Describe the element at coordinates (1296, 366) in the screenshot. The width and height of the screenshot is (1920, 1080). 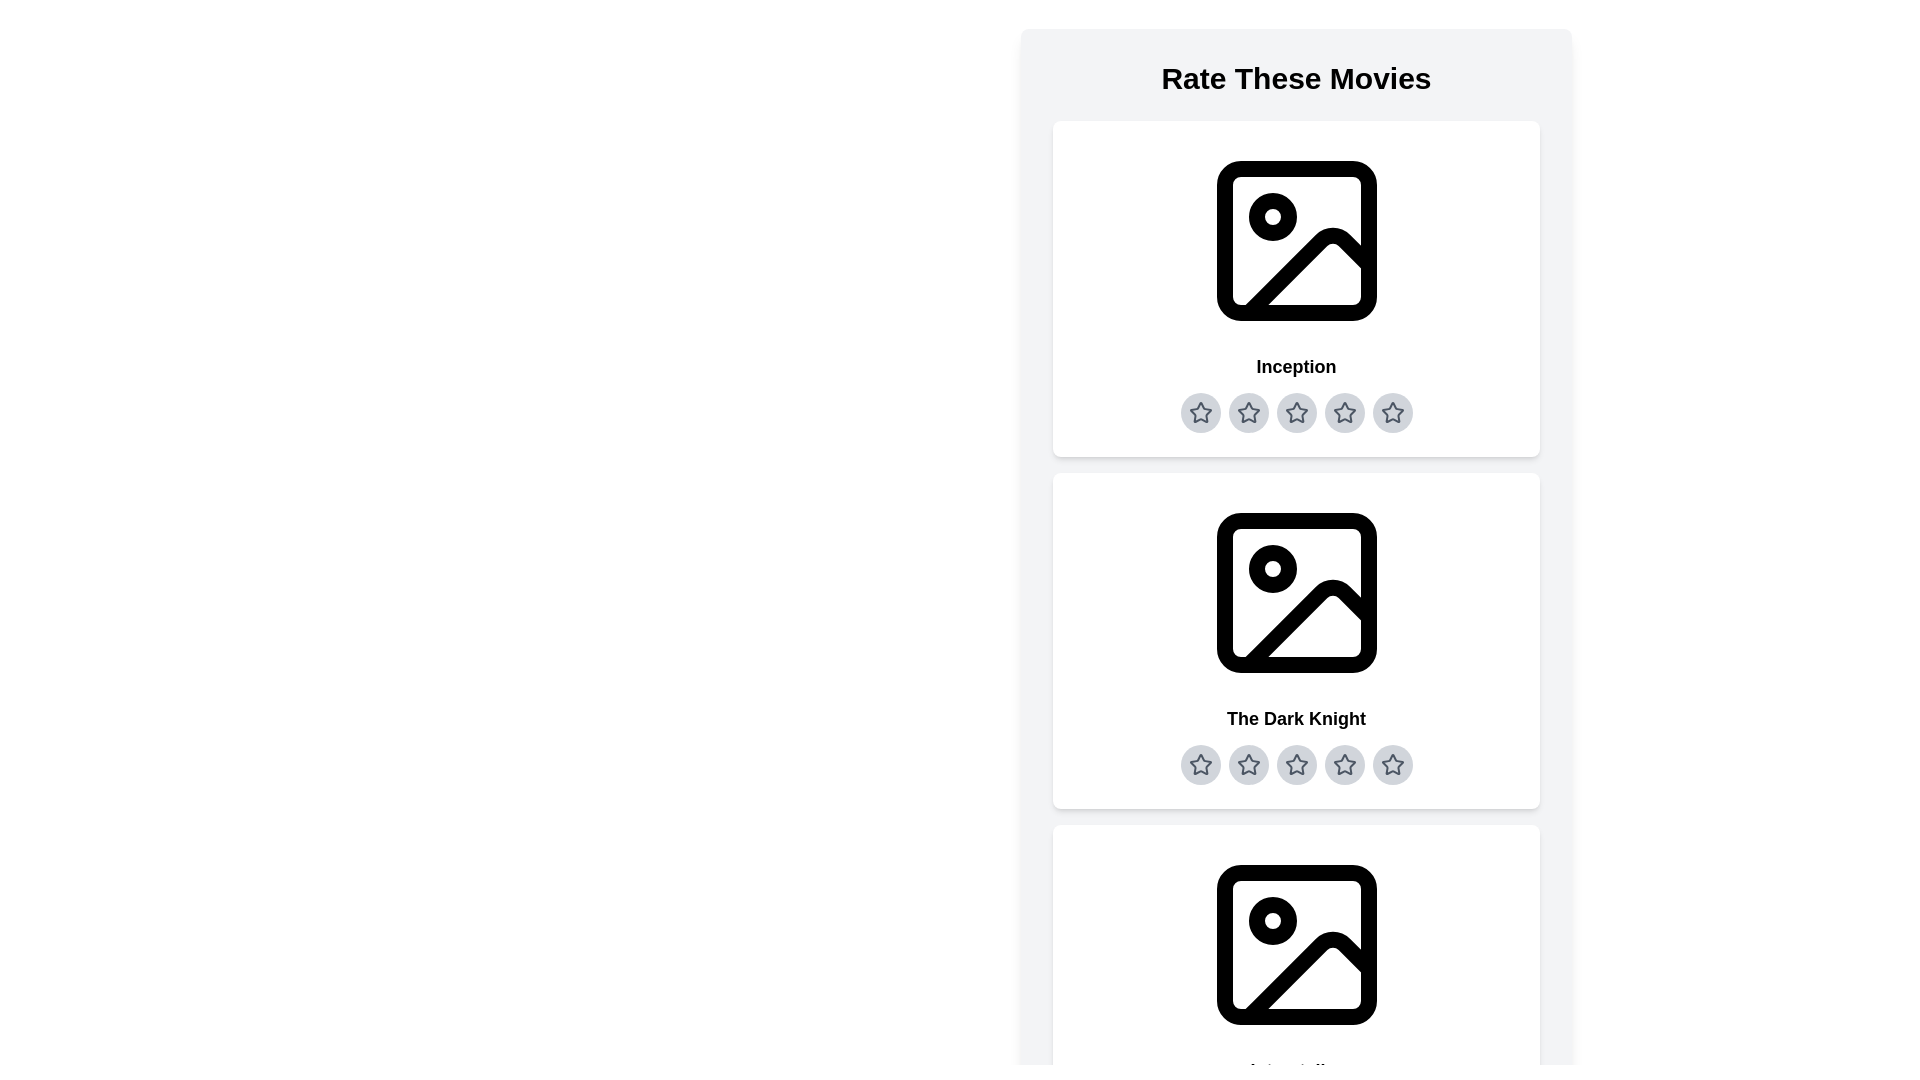
I see `the title of the movie Inception` at that location.